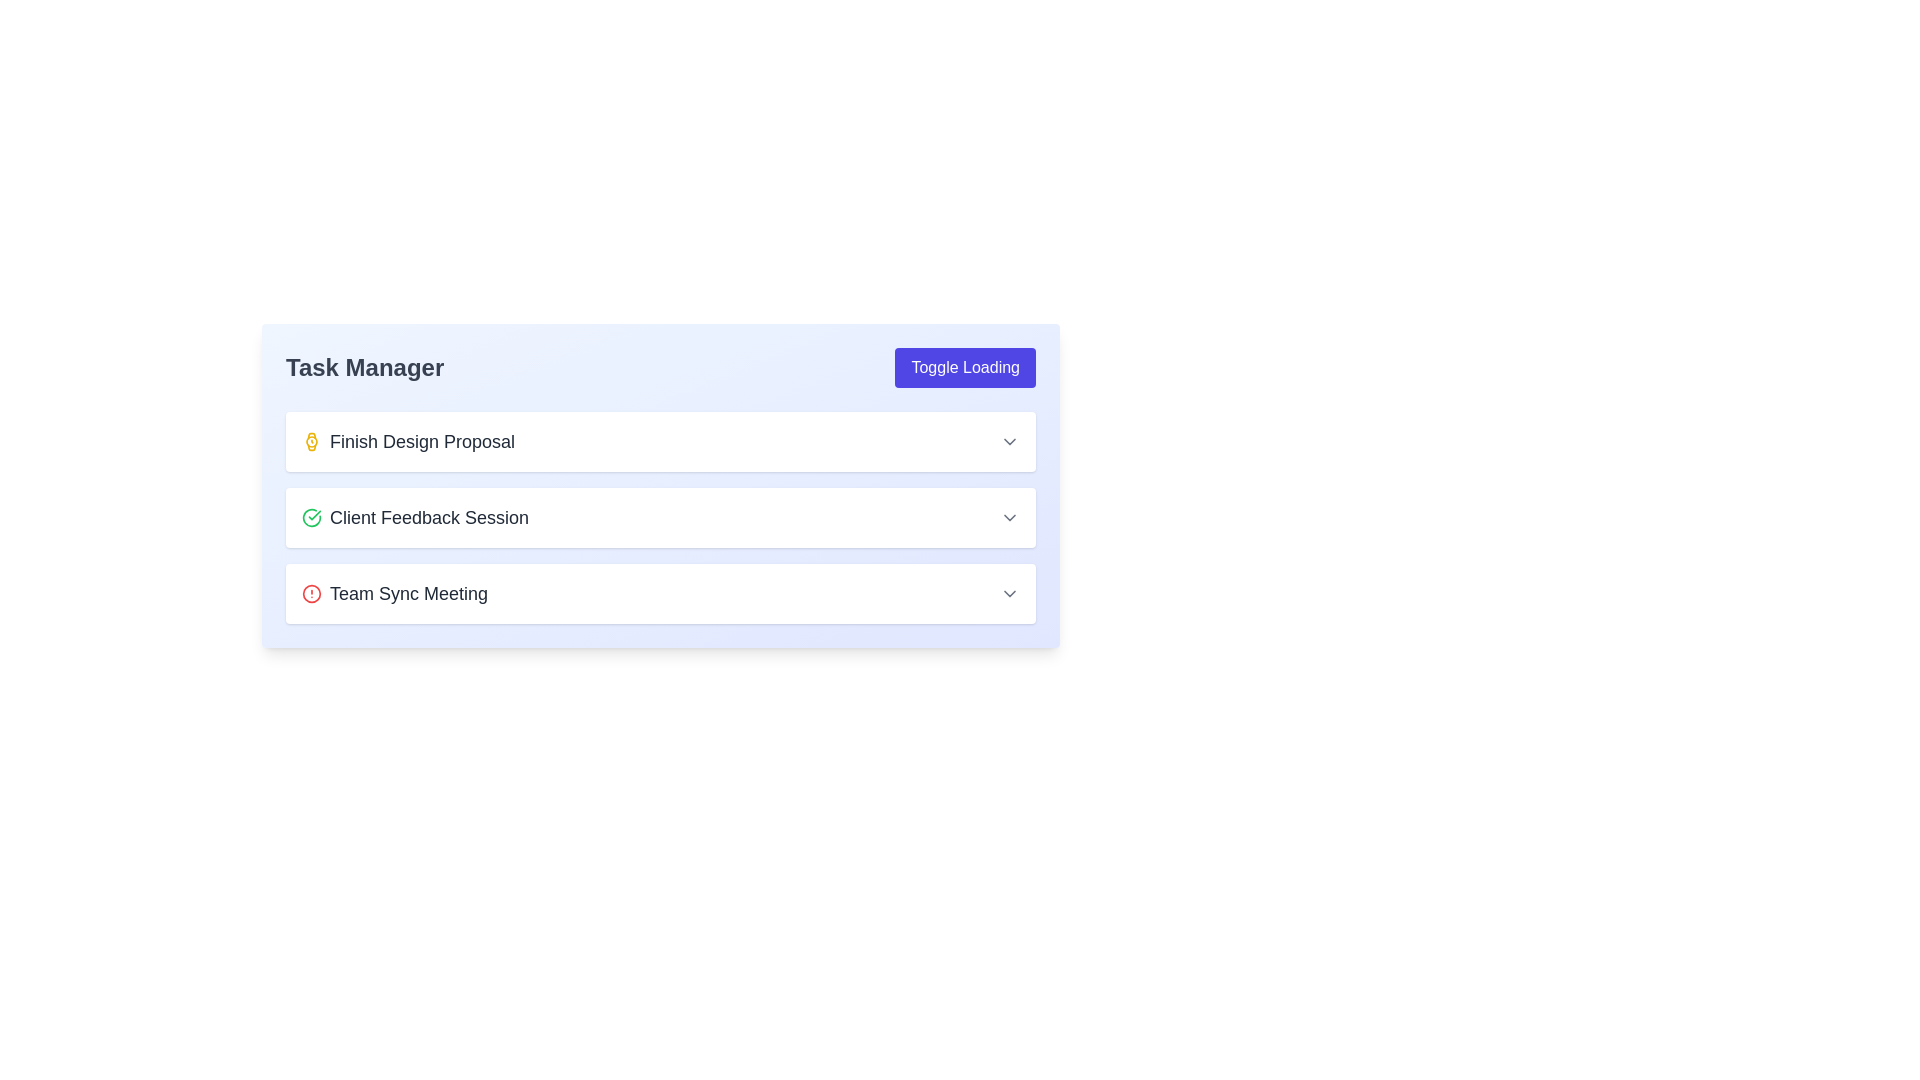  I want to click on text label representing the task titled 'Client Feedback Session', which is located in the Task Manager list as the second item between 'Finish Design Proposal' and 'Team Sync Meeting', so click(428, 516).